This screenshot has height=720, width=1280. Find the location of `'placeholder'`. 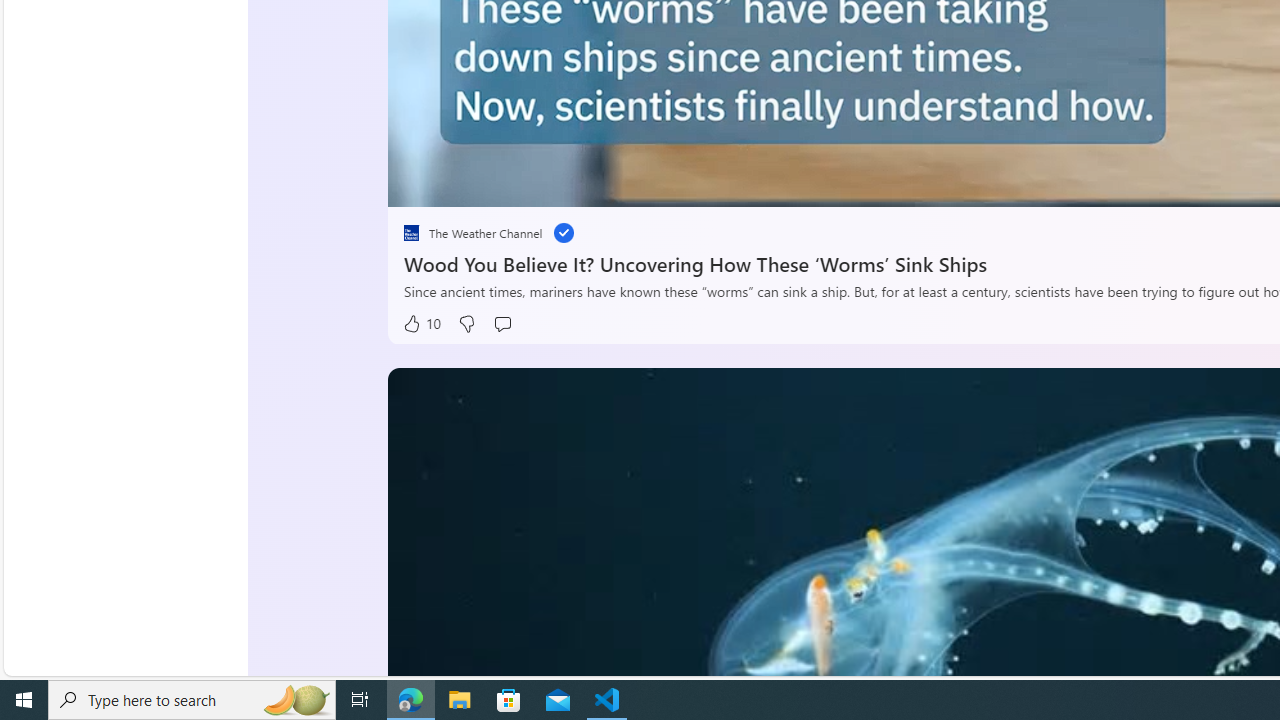

'placeholder' is located at coordinates (411, 232).